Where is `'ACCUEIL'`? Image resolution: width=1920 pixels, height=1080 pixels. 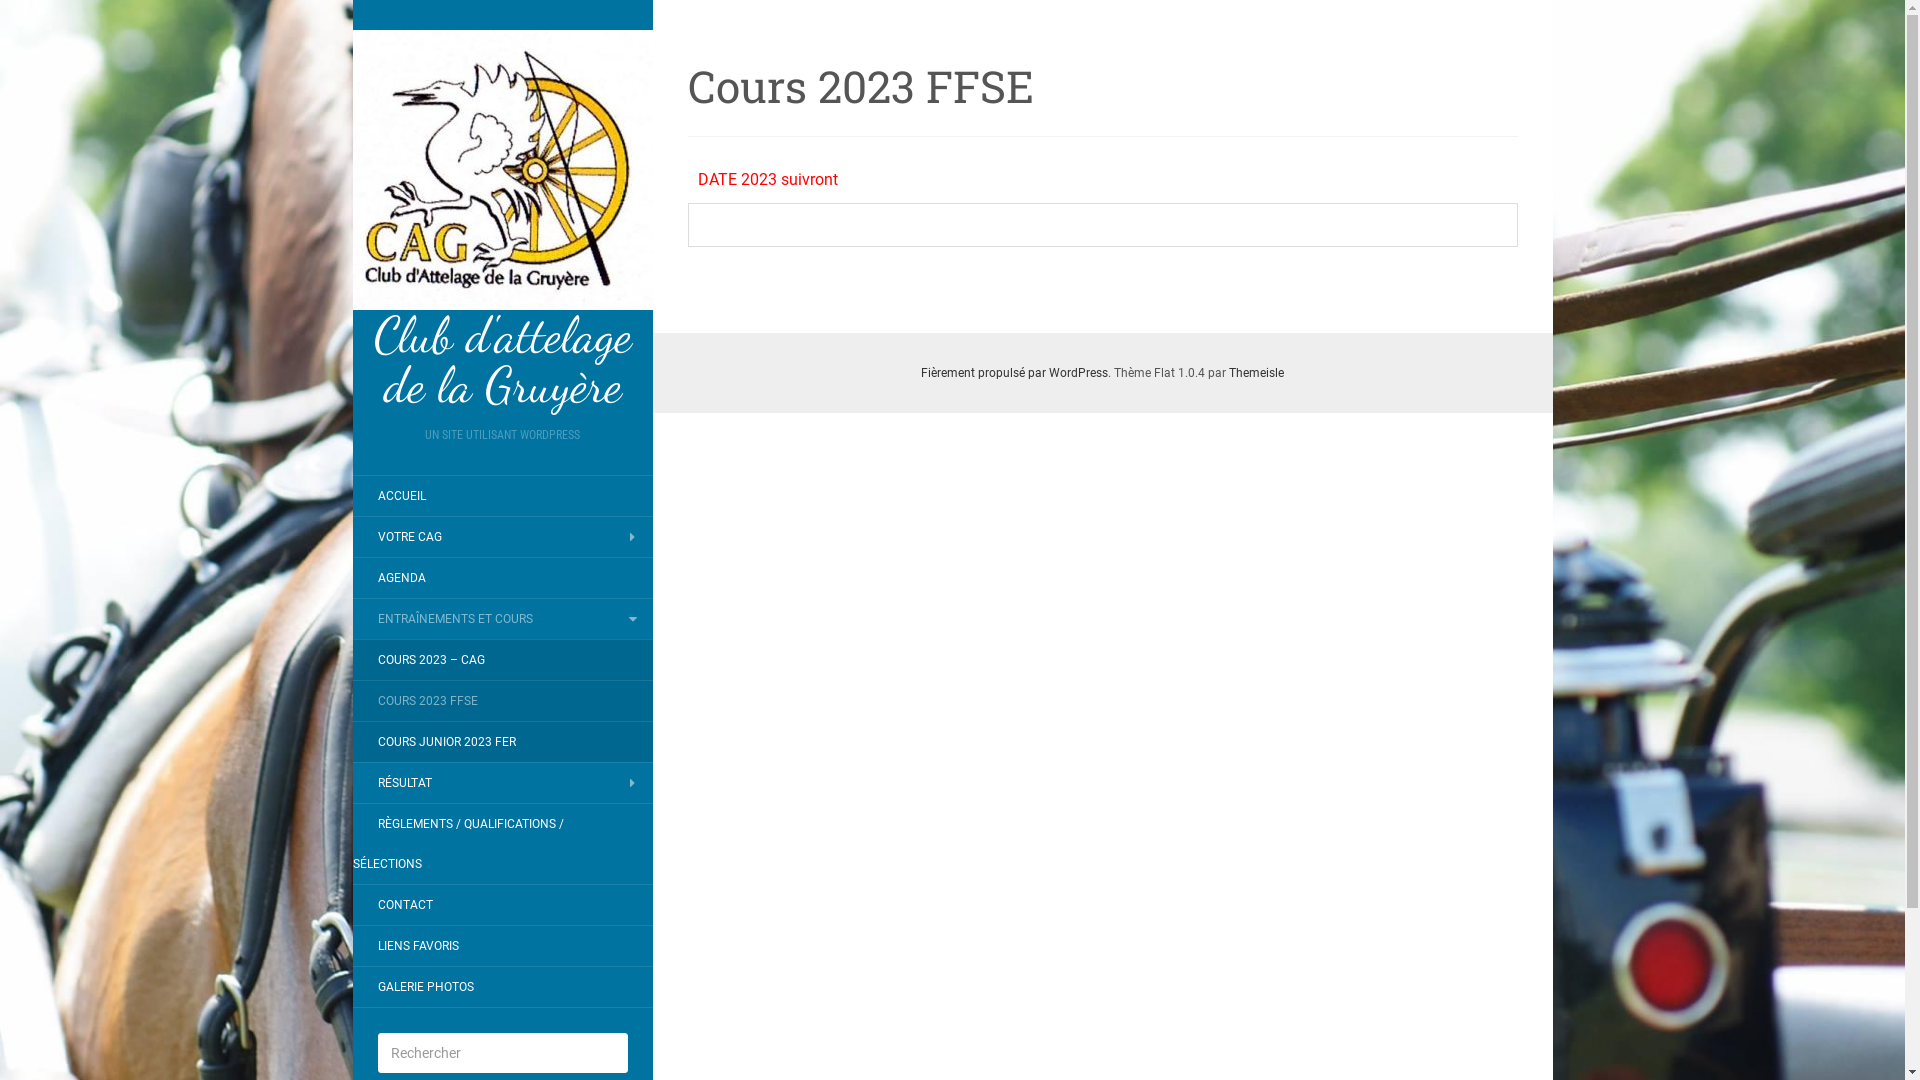
'ACCUEIL' is located at coordinates (351, 495).